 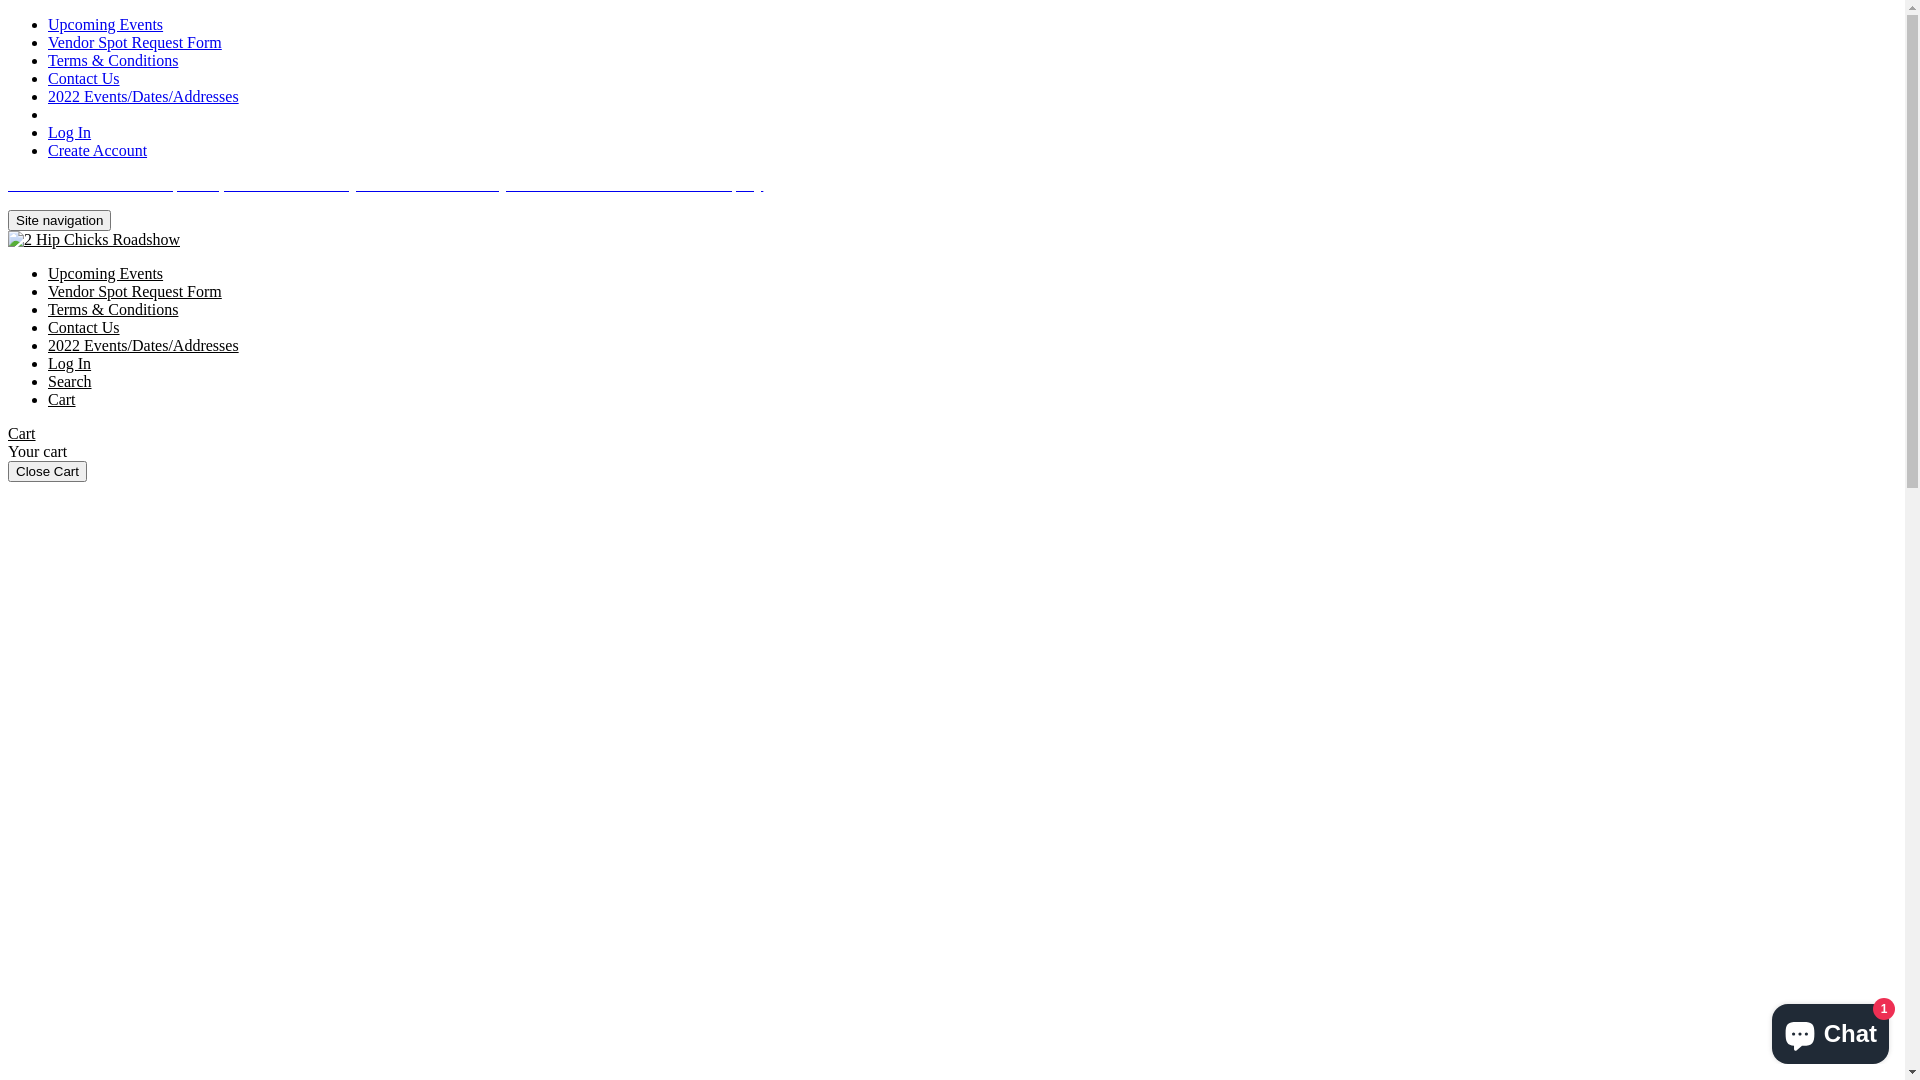 What do you see at coordinates (1830, 1029) in the screenshot?
I see `'Shopify online store chat'` at bounding box center [1830, 1029].